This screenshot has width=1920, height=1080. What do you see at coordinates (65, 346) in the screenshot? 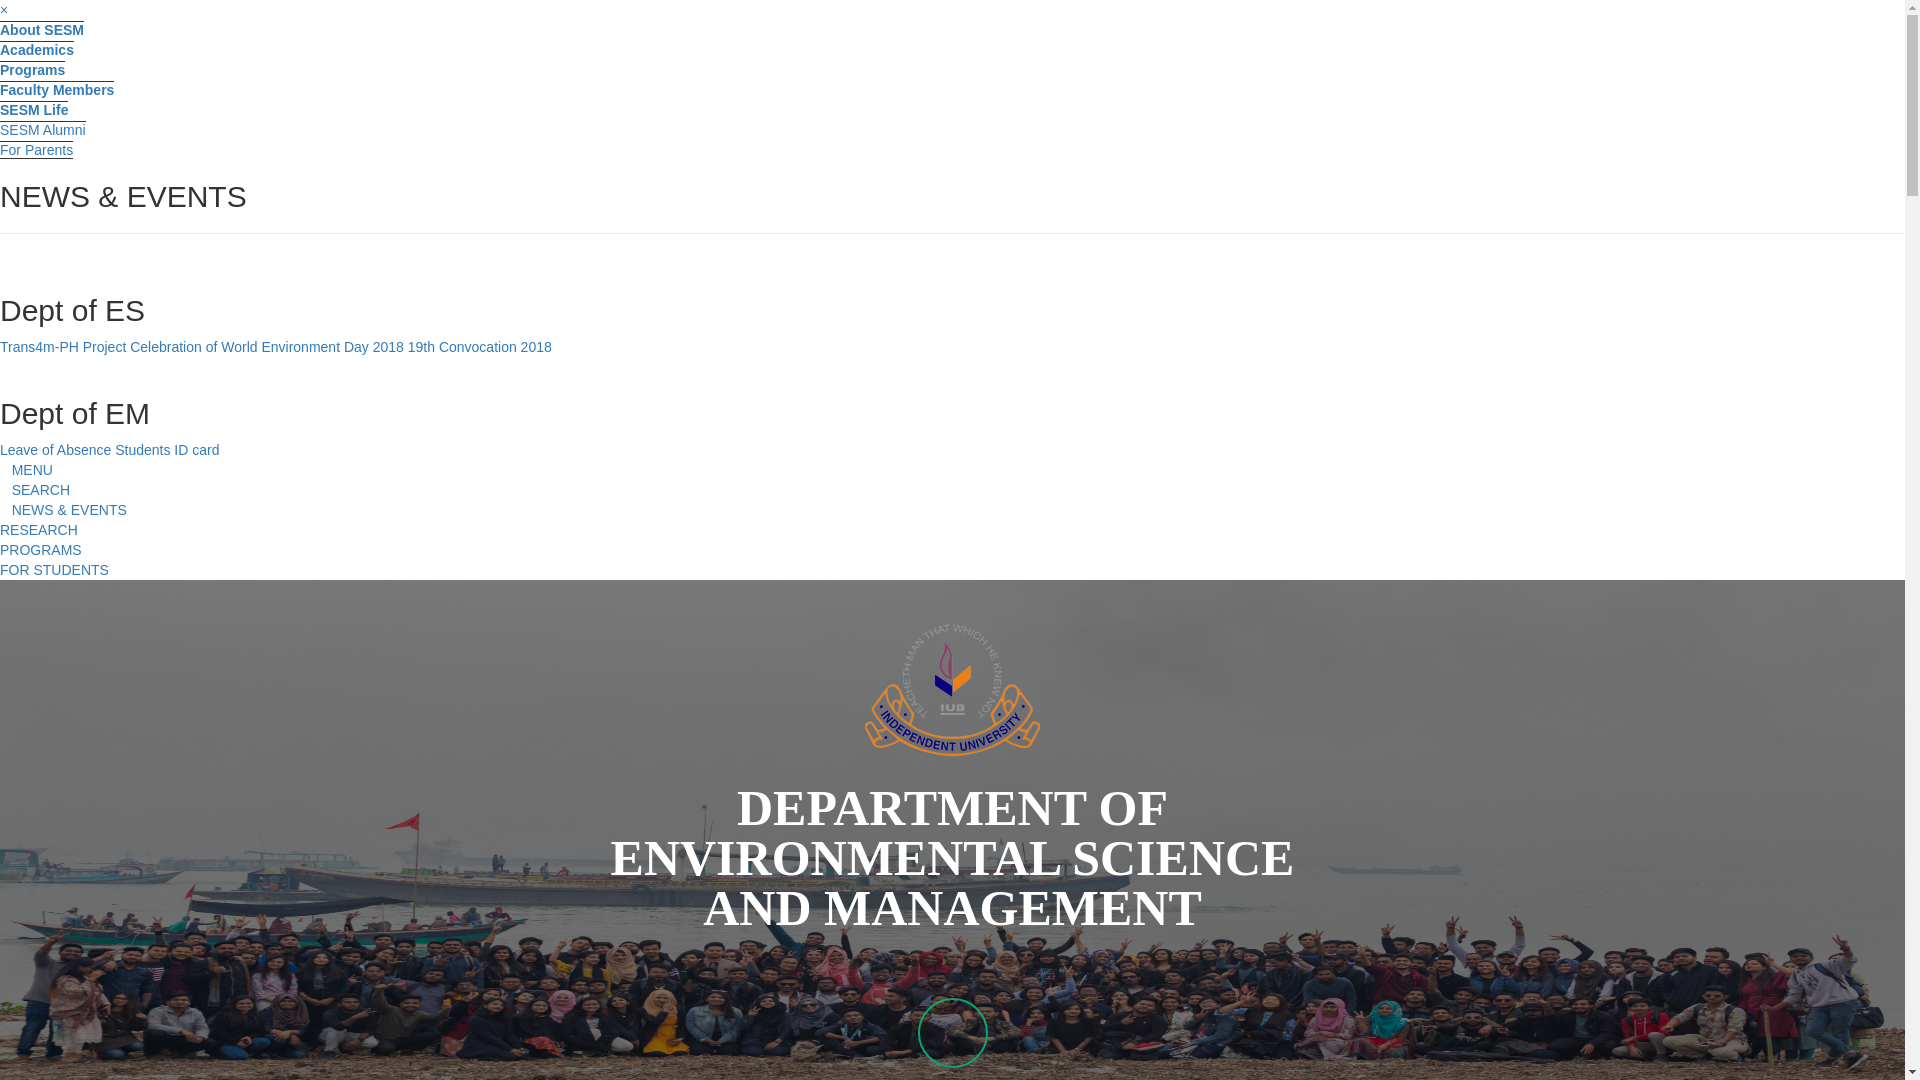
I see `'Trans4m-PH Project'` at bounding box center [65, 346].